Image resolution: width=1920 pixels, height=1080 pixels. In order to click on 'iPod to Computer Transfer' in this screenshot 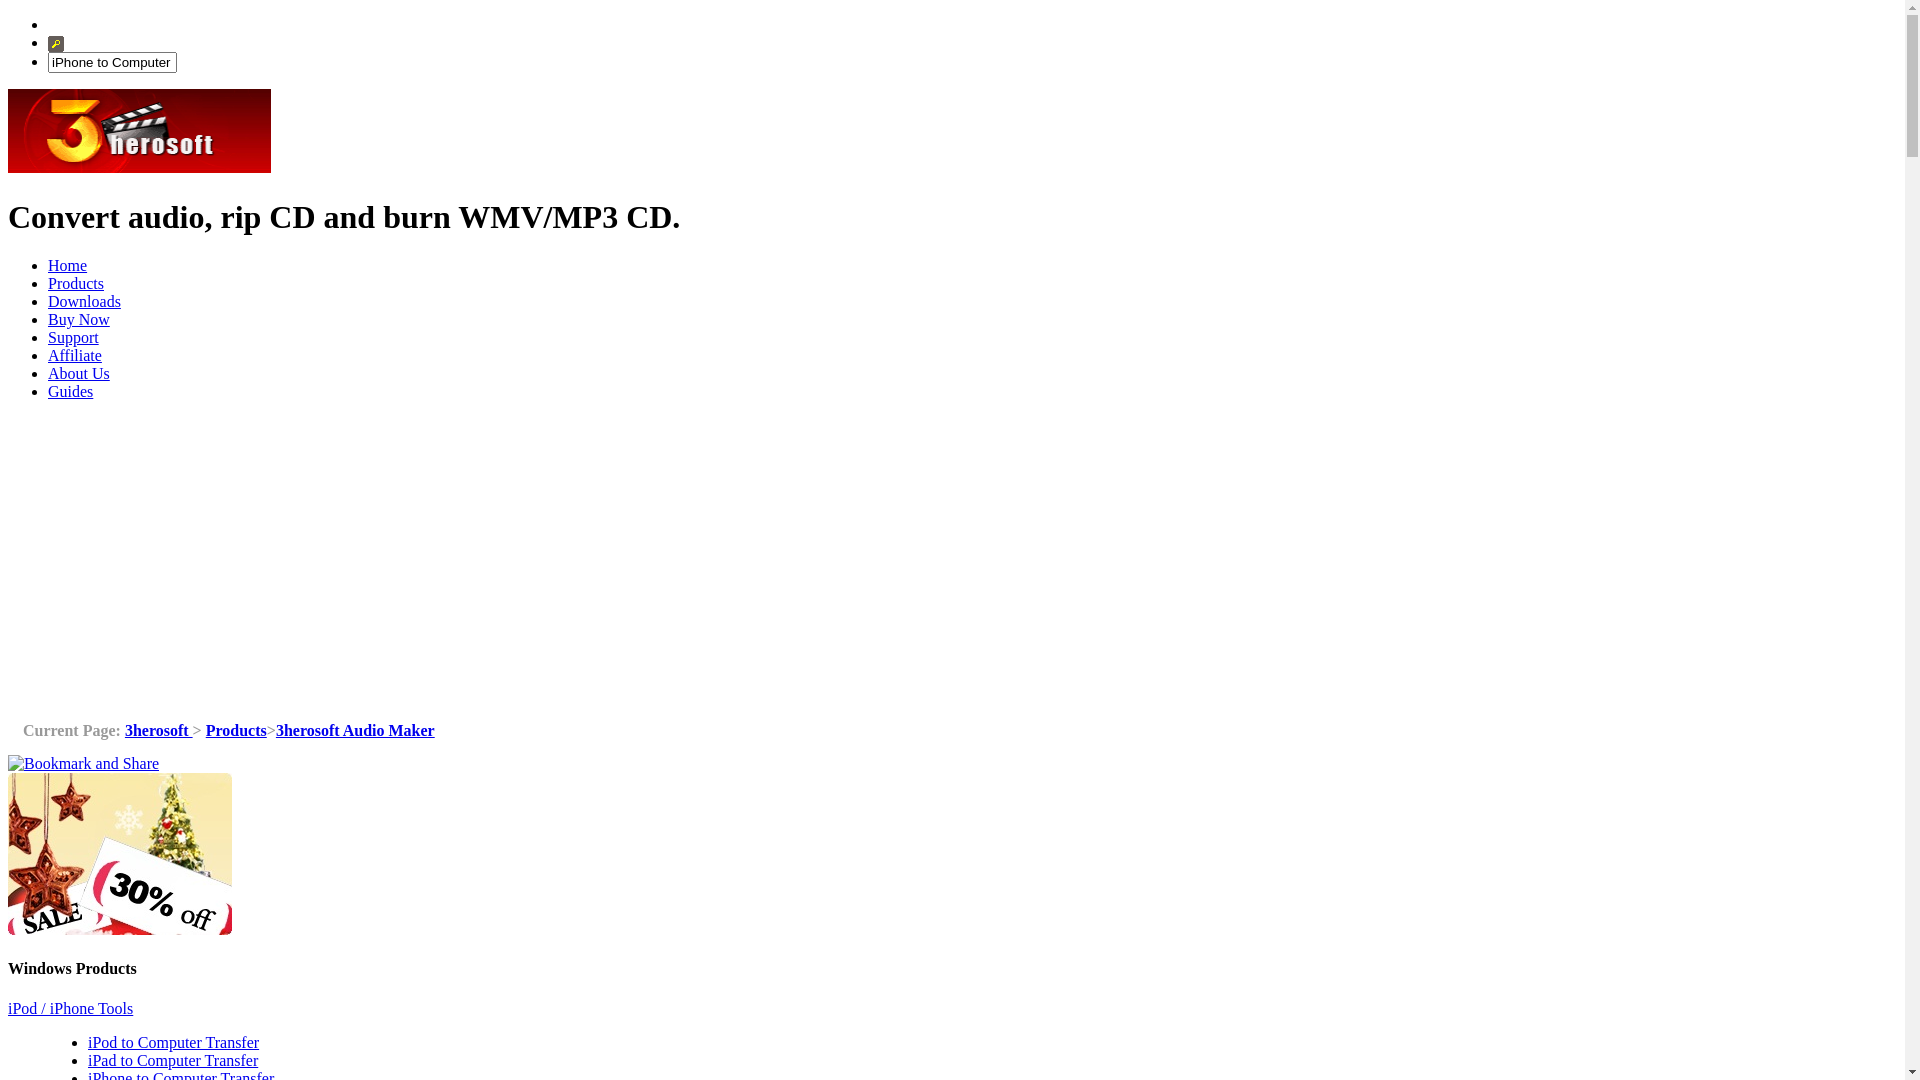, I will do `click(86, 1041)`.